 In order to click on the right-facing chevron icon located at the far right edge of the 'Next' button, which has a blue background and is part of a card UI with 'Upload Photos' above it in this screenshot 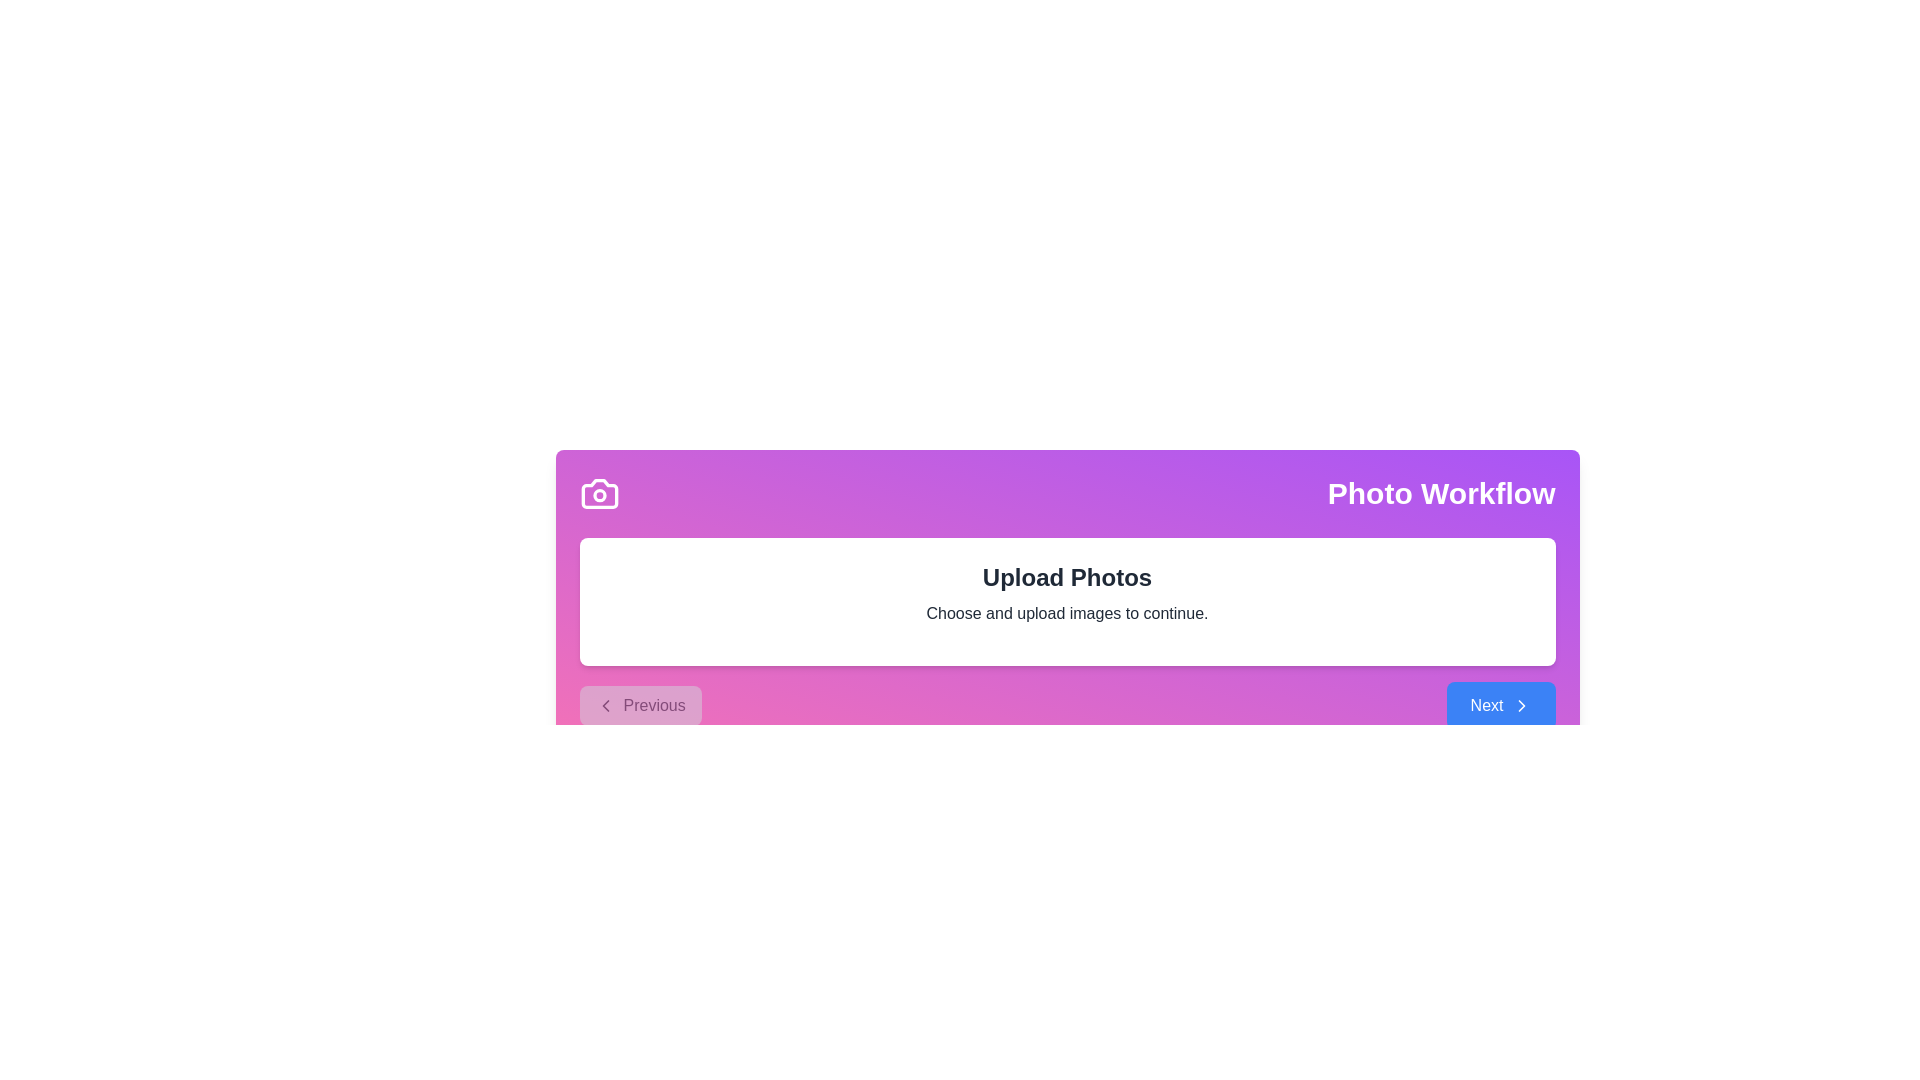, I will do `click(1520, 704)`.